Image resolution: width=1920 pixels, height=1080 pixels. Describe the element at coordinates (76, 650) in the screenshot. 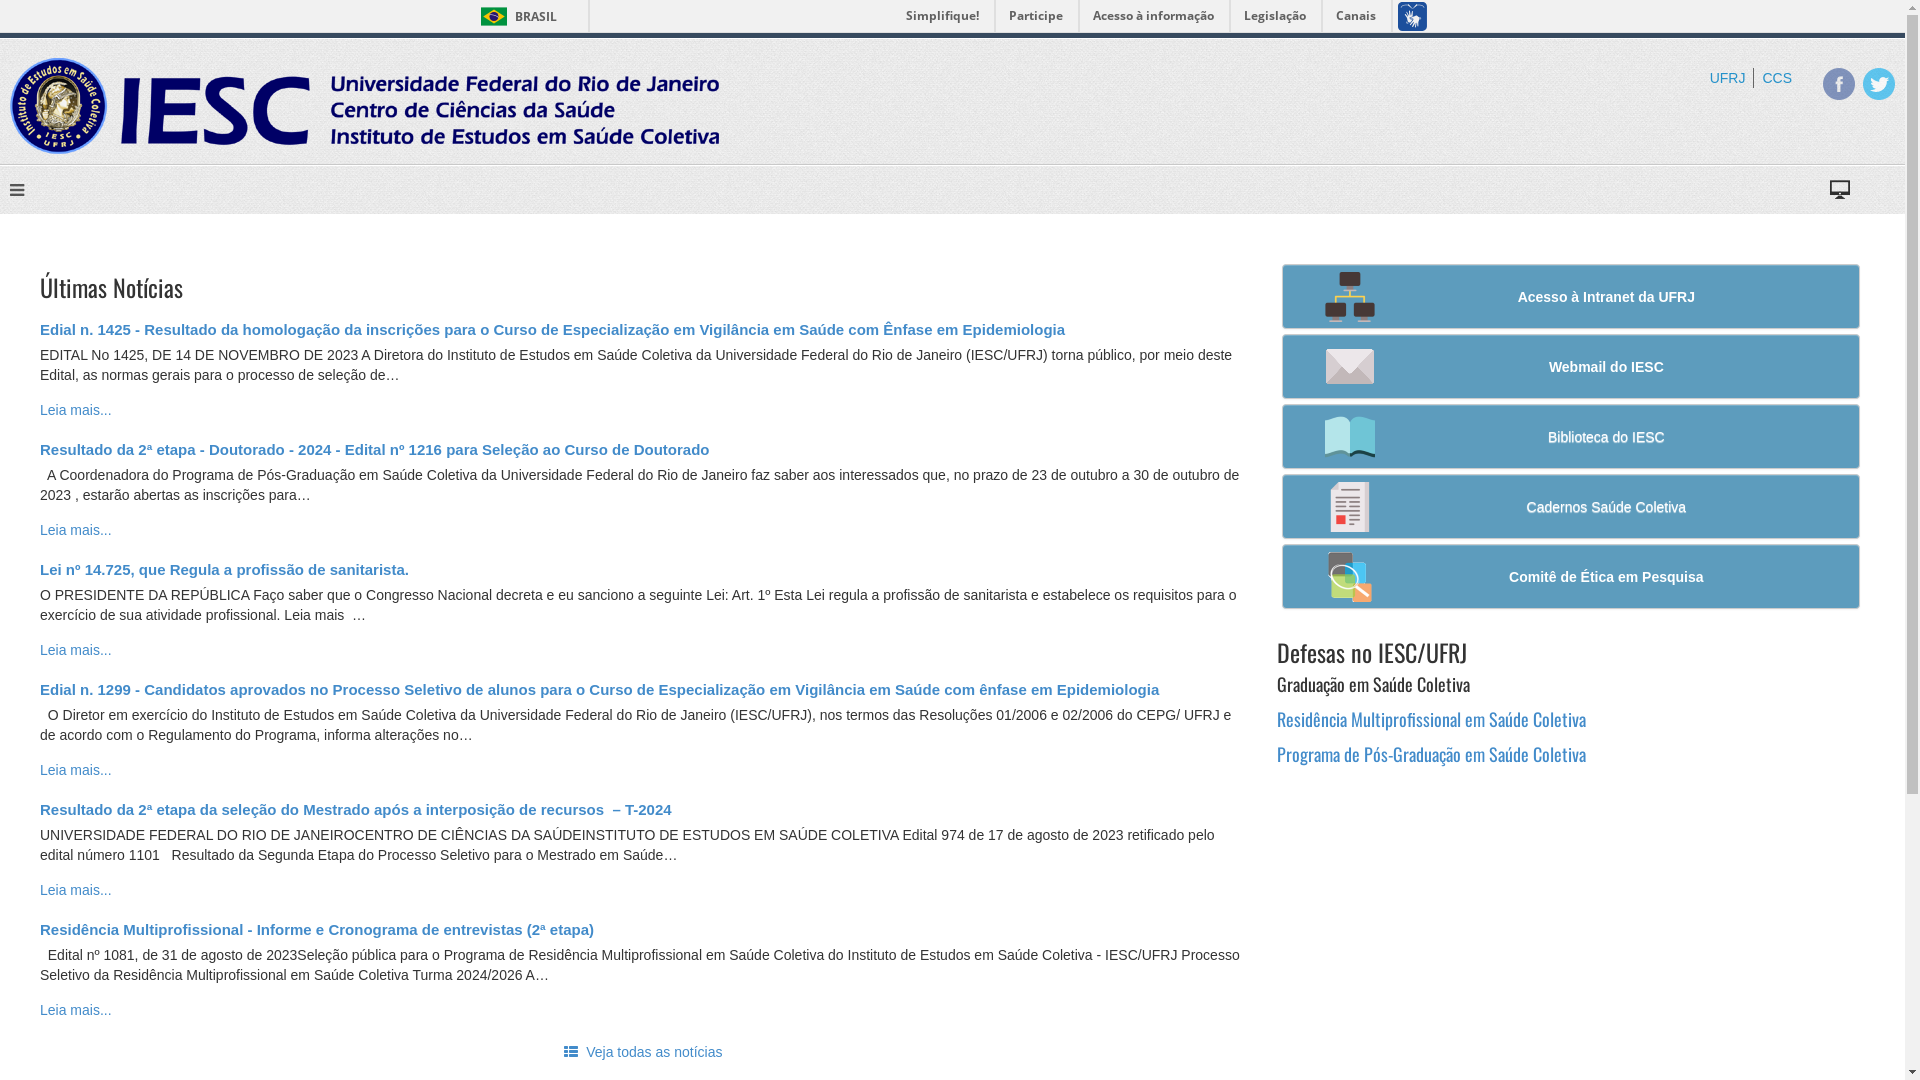

I see `'Leia mais...'` at that location.